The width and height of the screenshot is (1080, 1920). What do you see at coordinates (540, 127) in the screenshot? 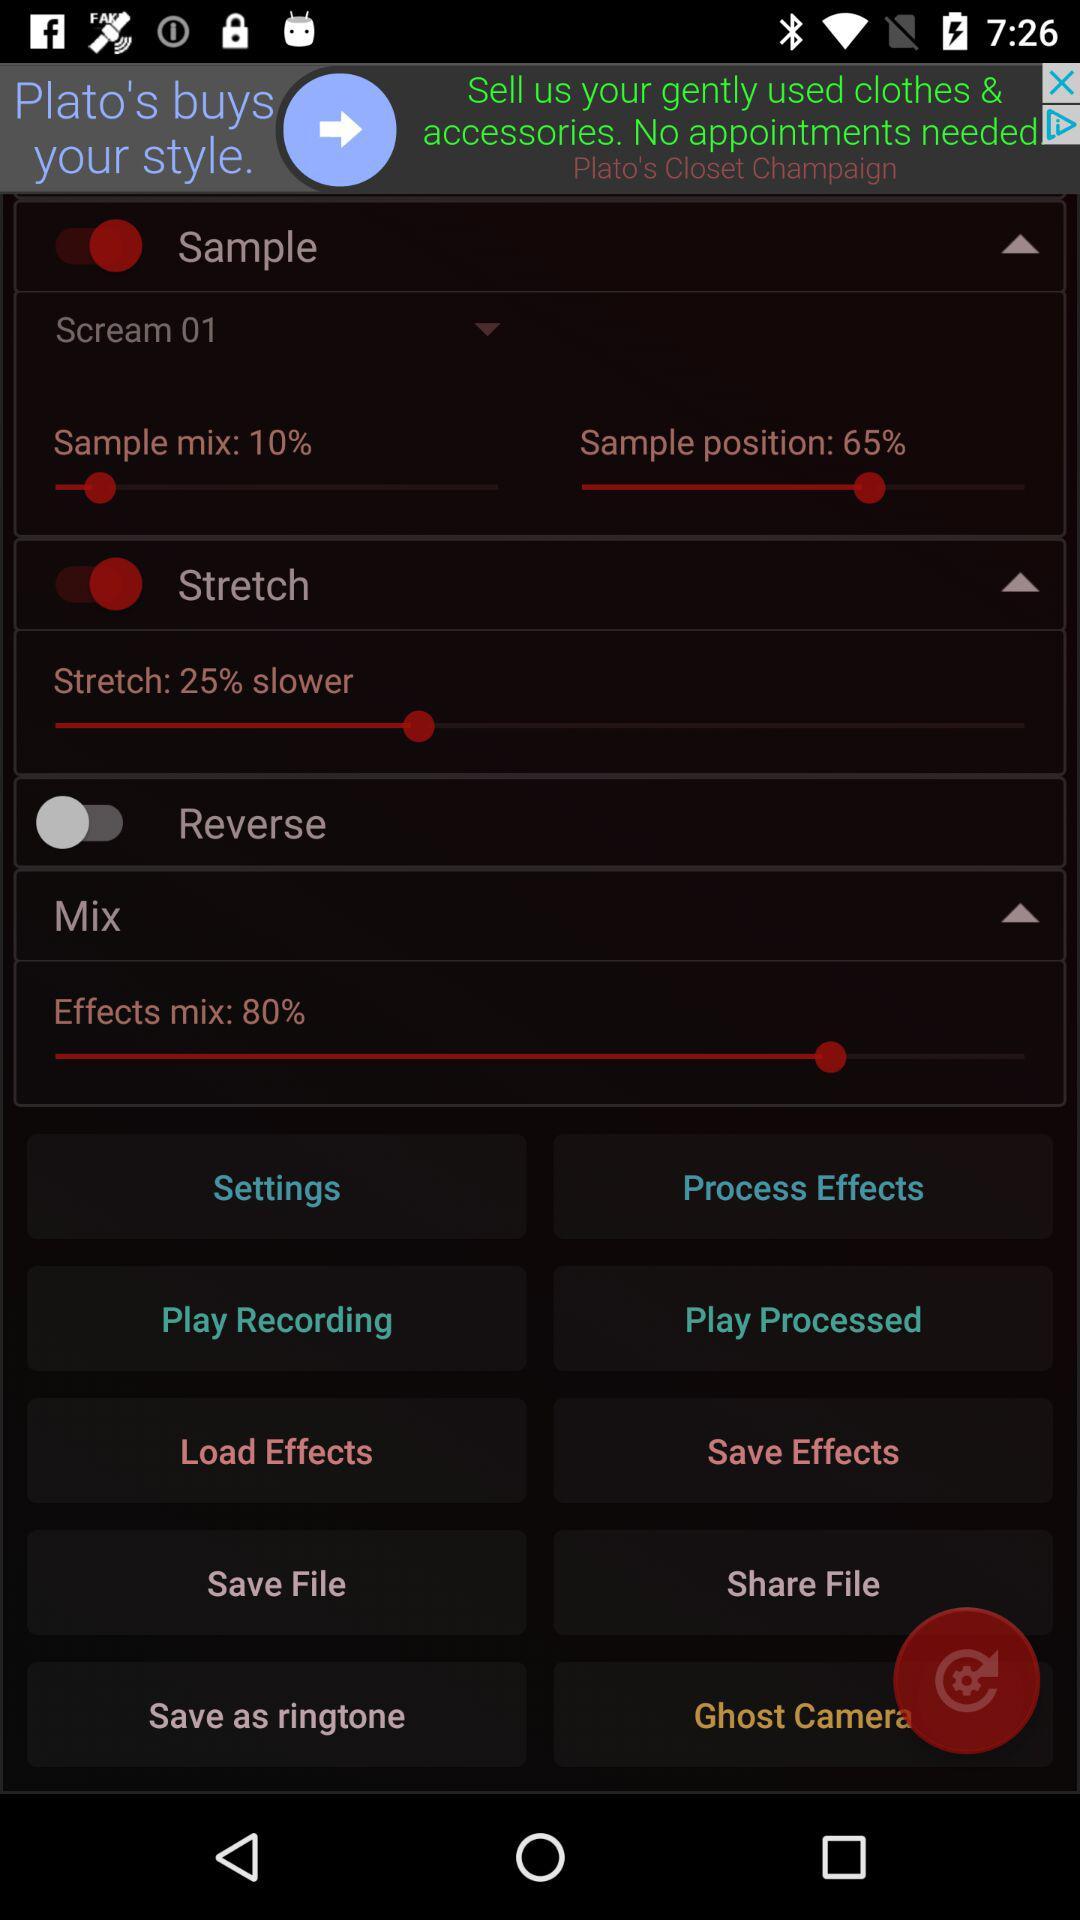
I see `advertisement` at bounding box center [540, 127].